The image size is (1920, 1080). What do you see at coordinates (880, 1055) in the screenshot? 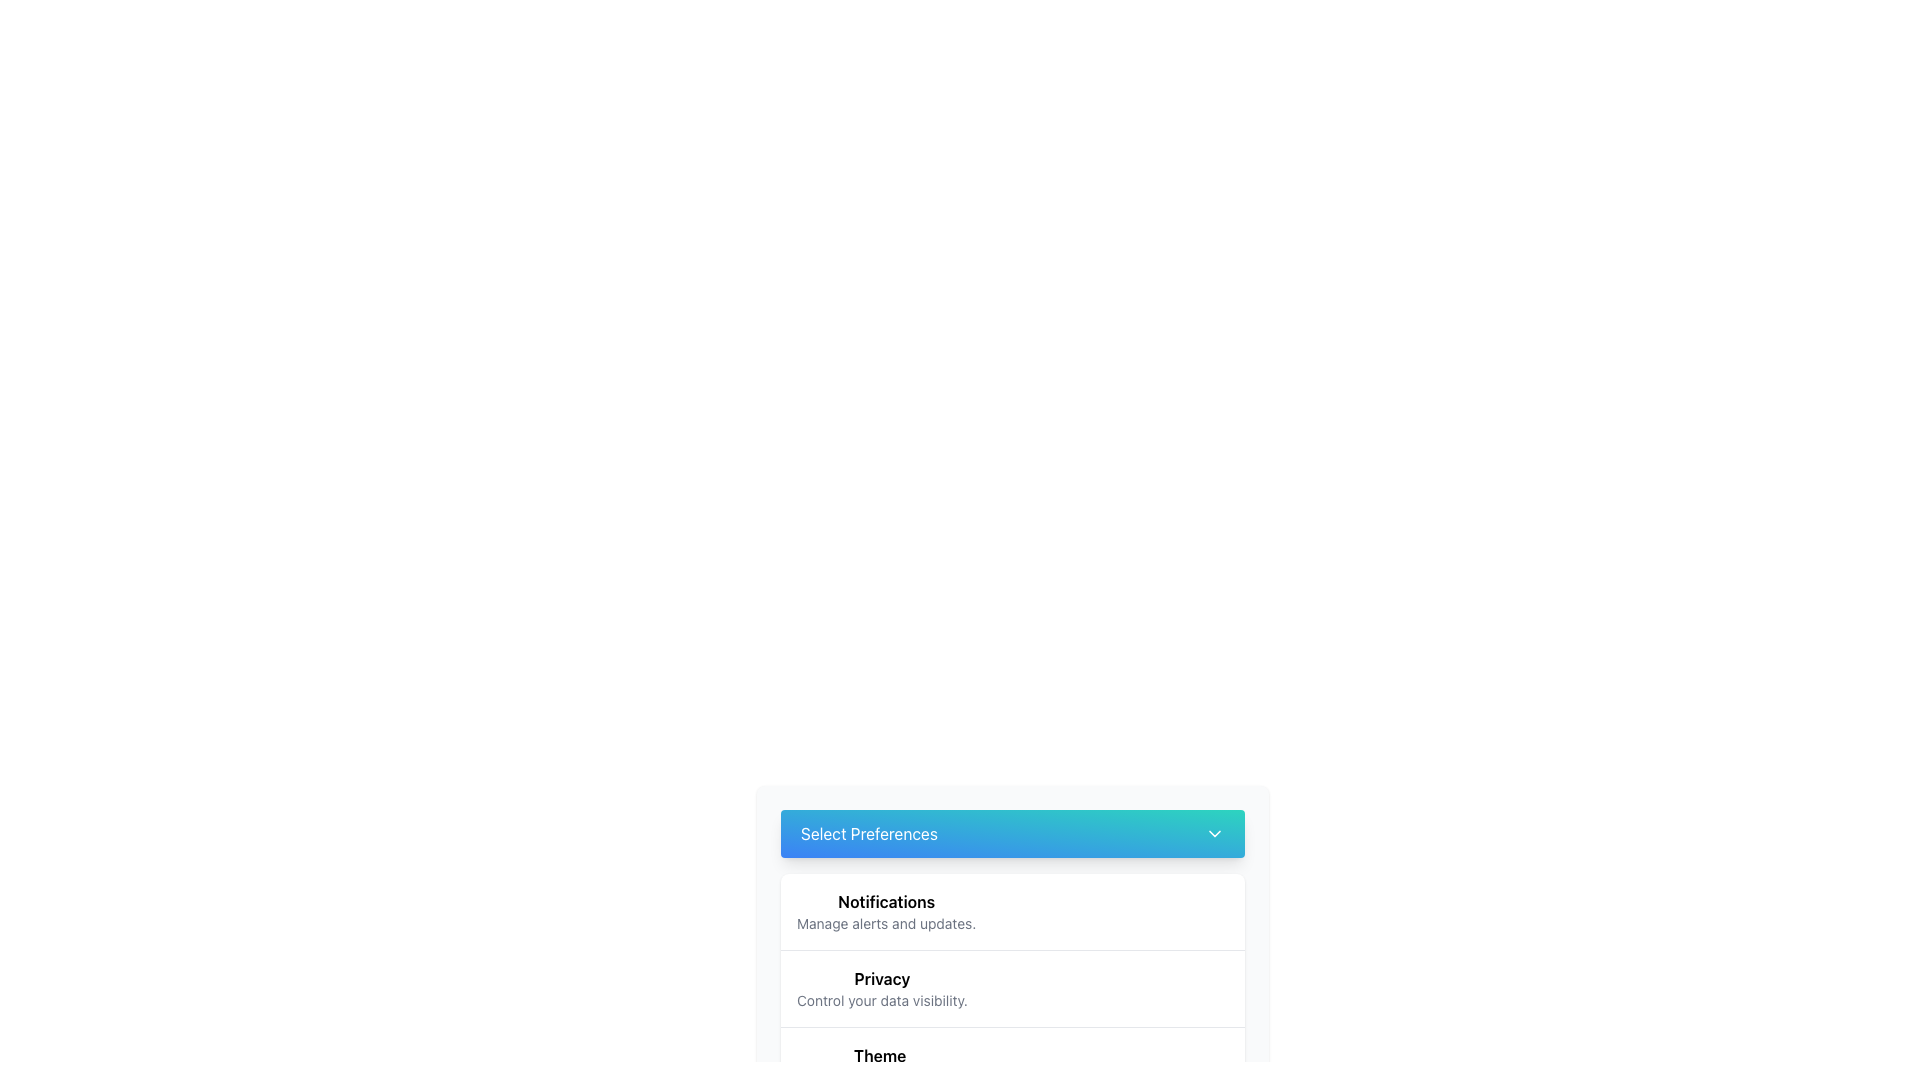
I see `the text label that serves as a header for the theme settings section, located above the description text 'Select light or dark mode.'` at bounding box center [880, 1055].